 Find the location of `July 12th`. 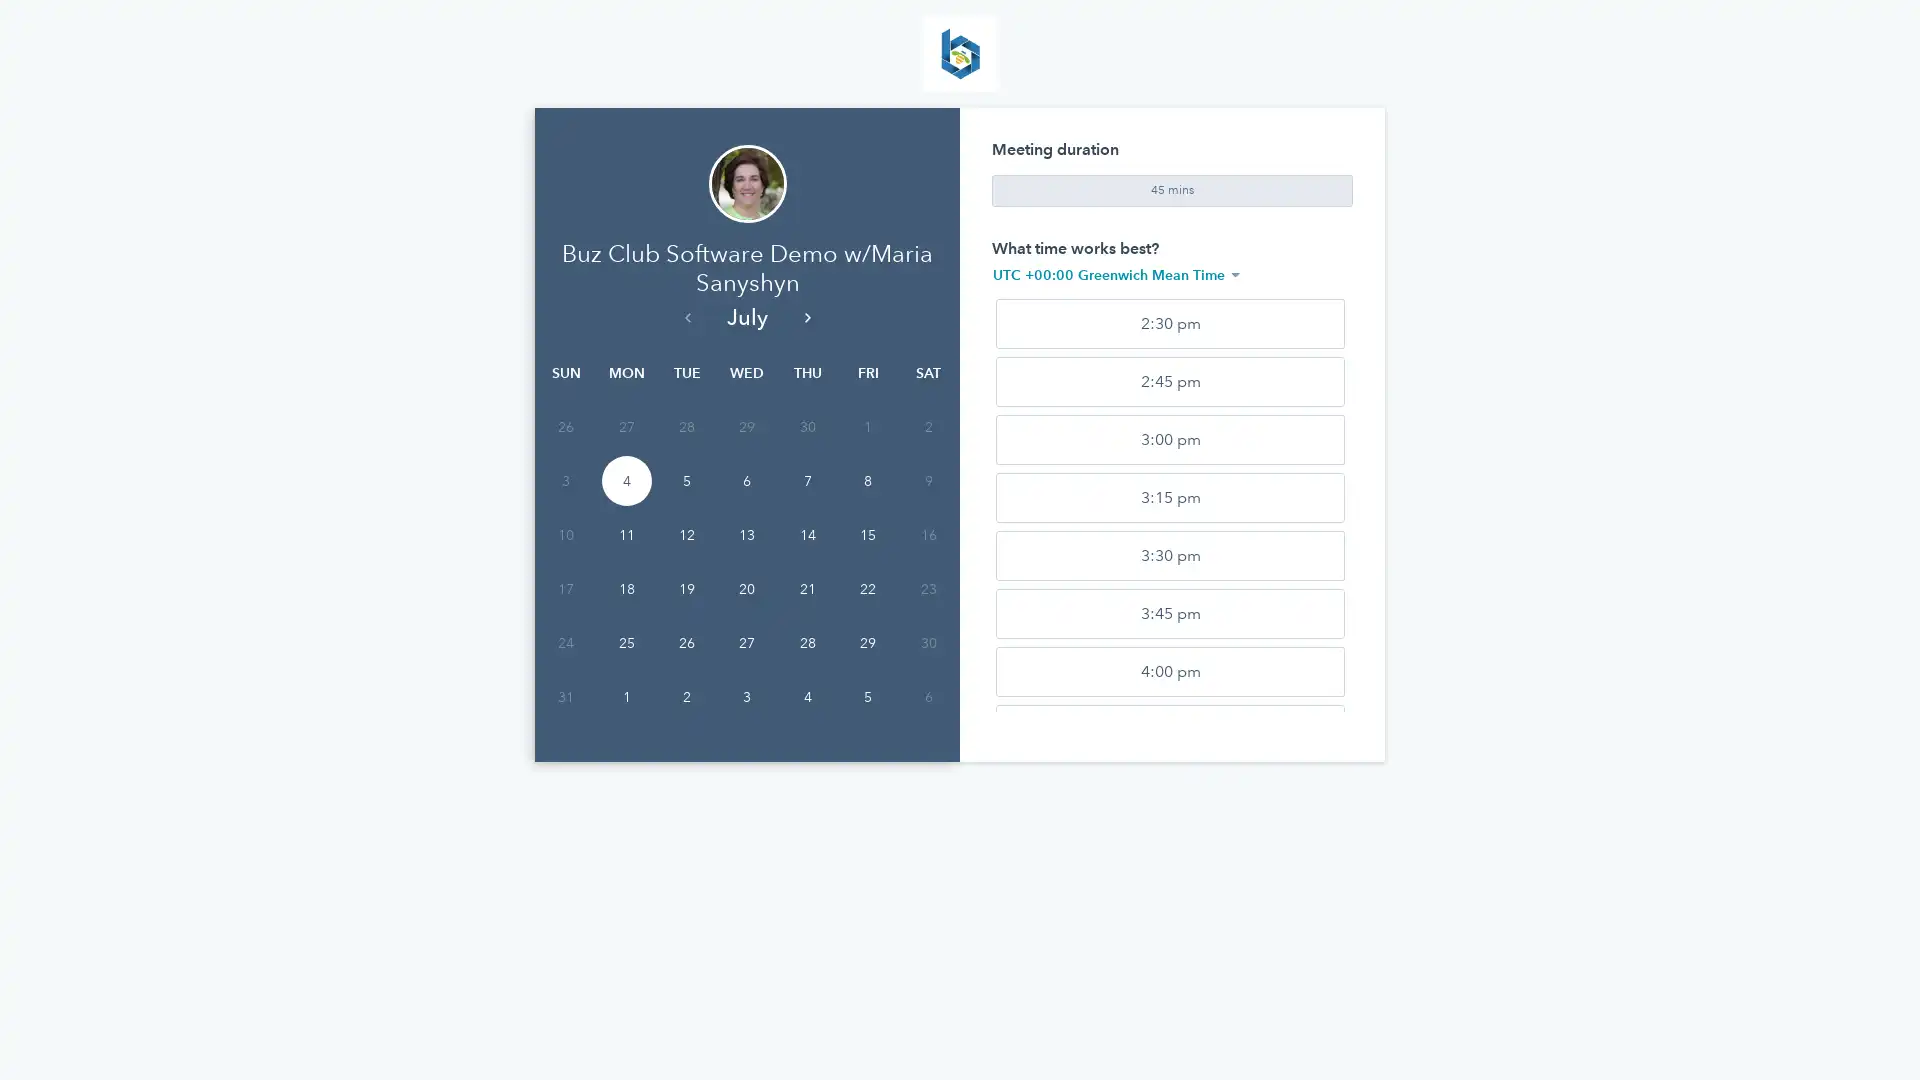

July 12th is located at coordinates (686, 534).